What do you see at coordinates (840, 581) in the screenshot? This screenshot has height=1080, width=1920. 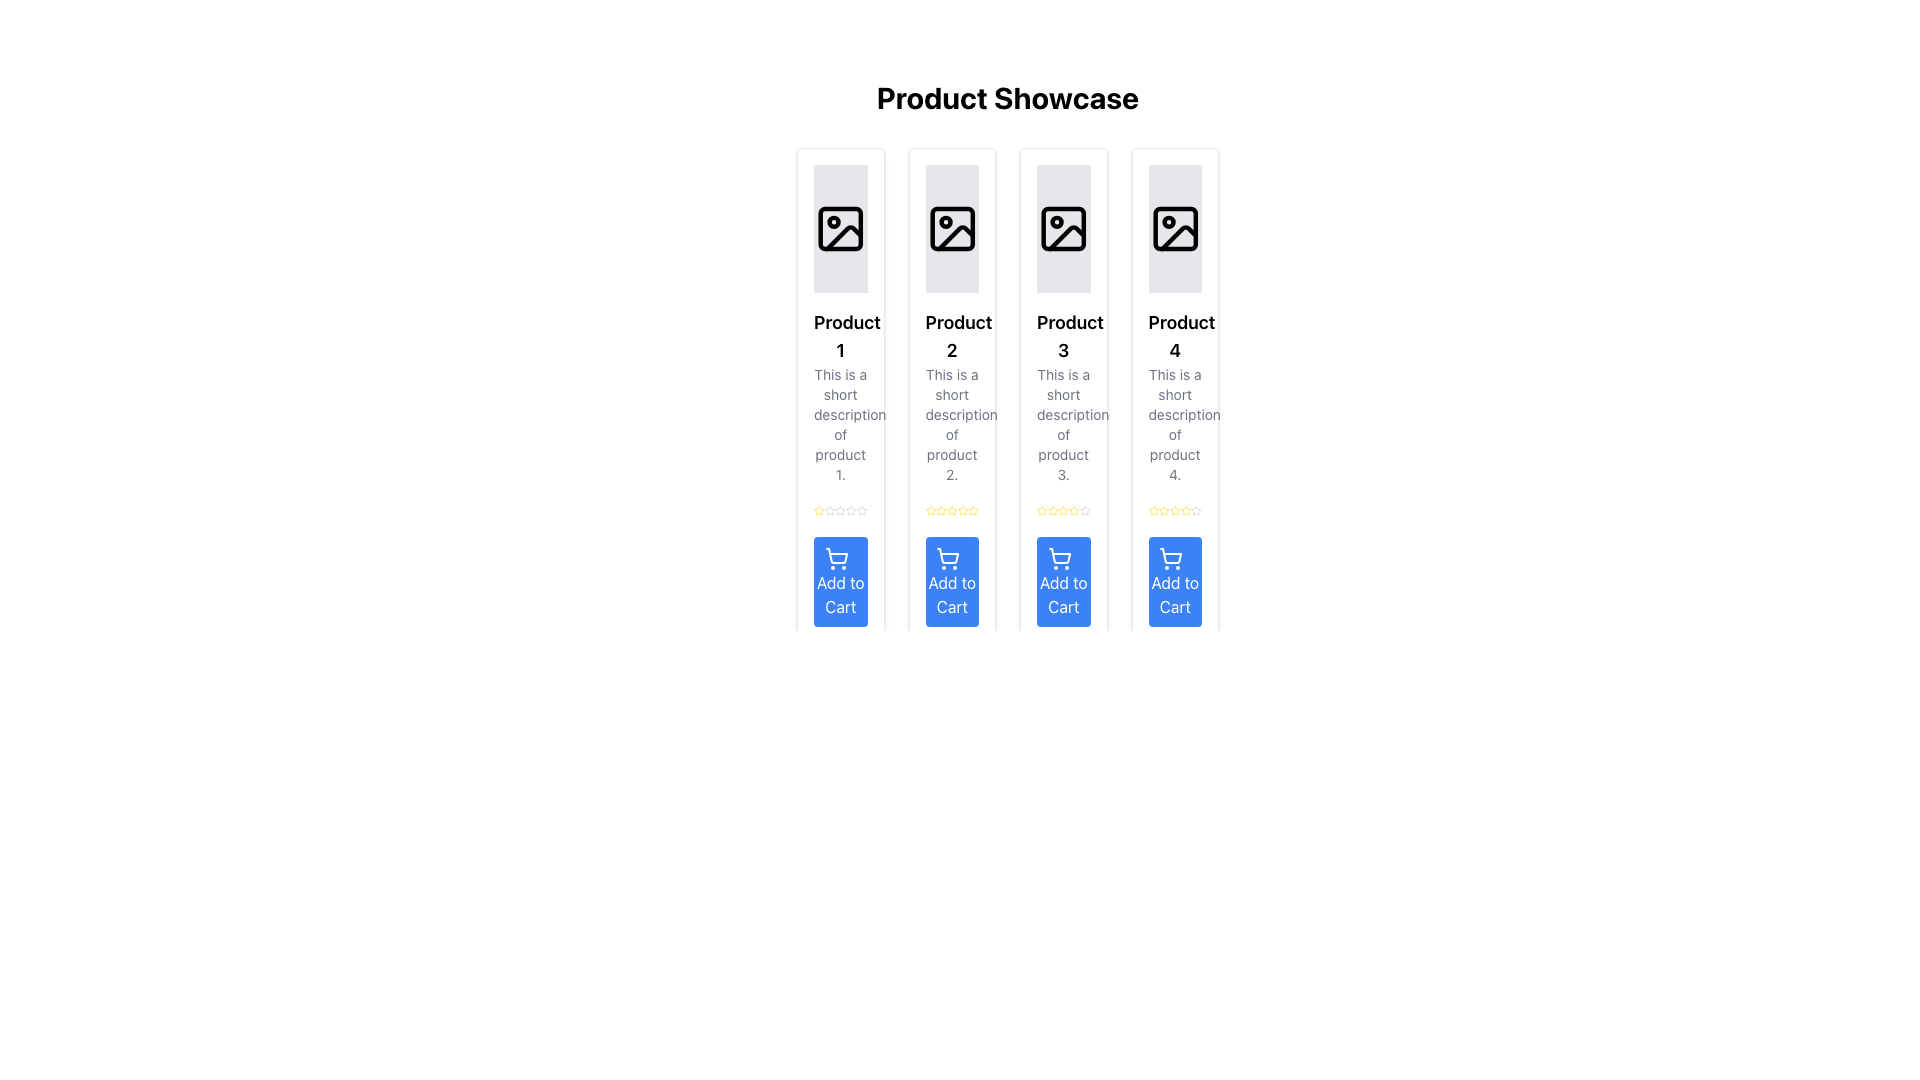 I see `the 'Add to Cart' button, which has a blue background, rounded corners, and white text, located at the bottom of the tile for 'Product 1'` at bounding box center [840, 581].